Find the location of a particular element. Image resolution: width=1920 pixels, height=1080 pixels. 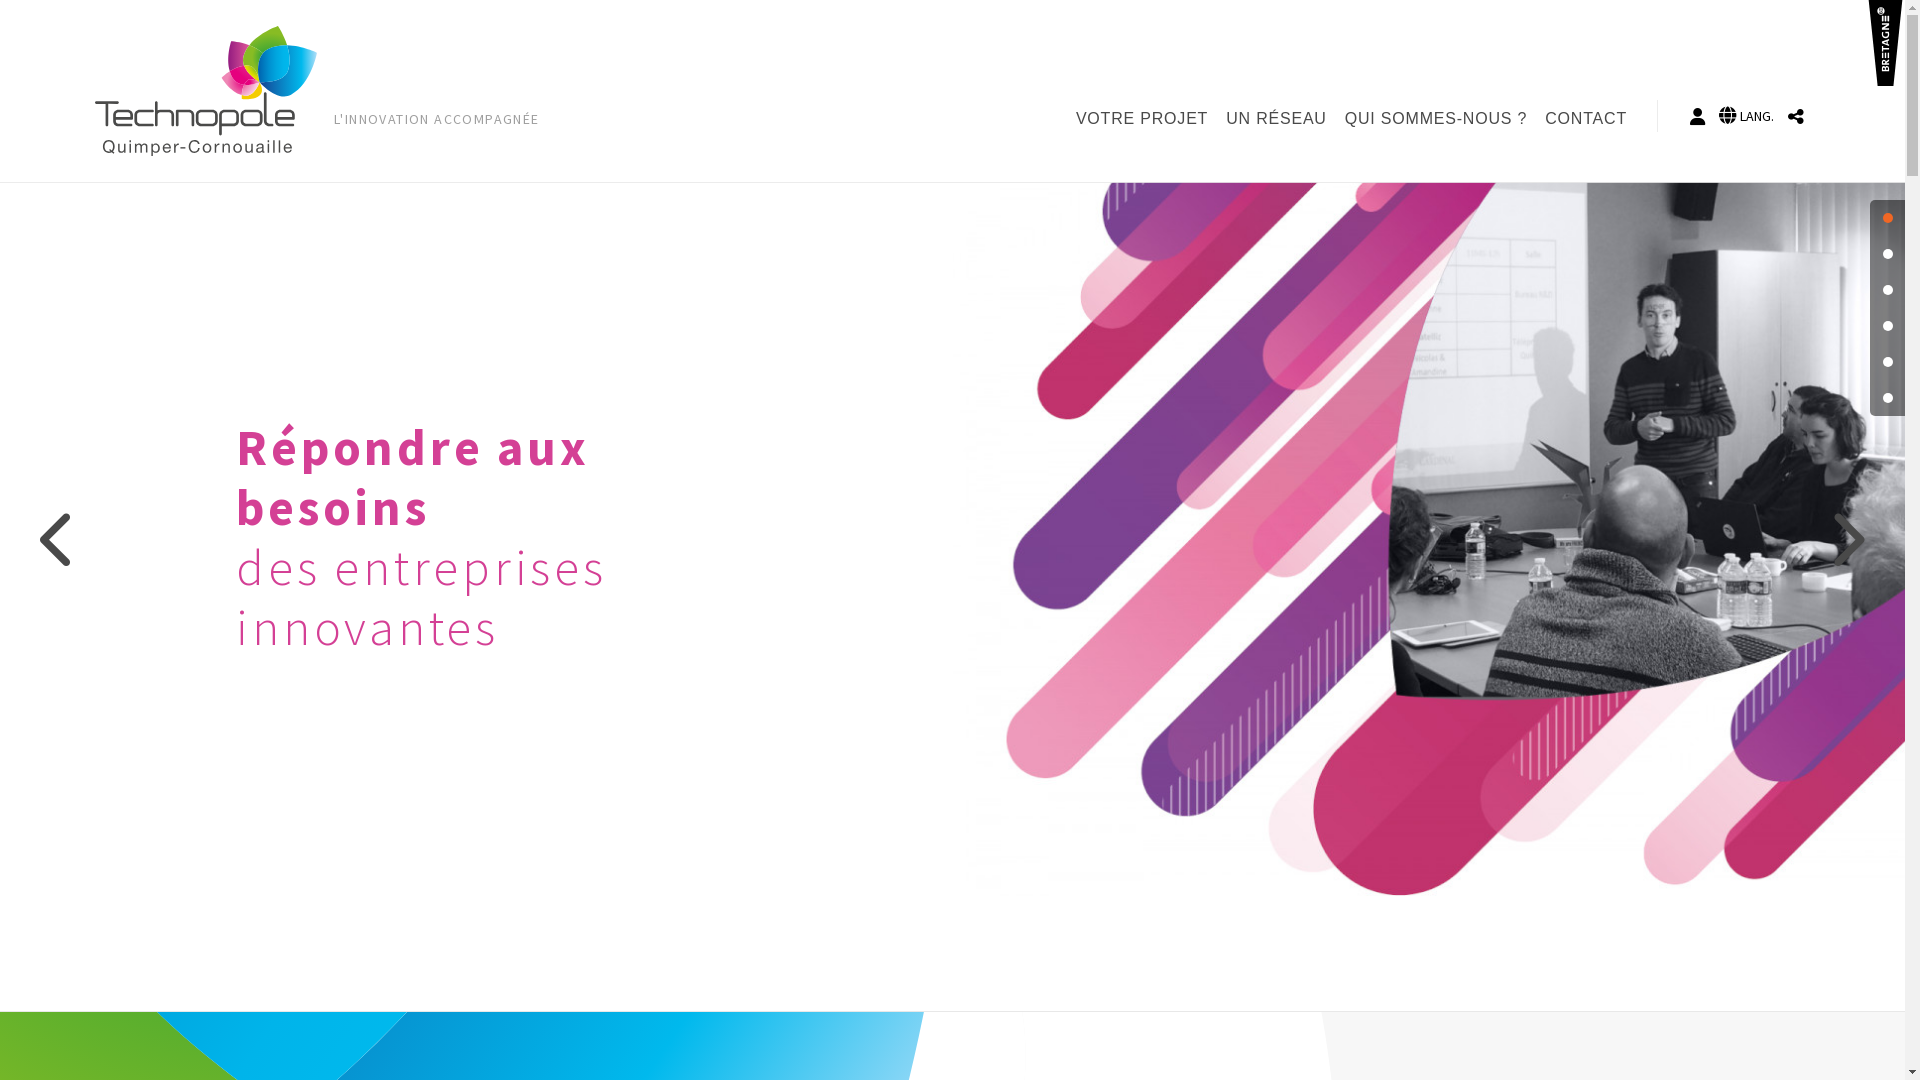

'VOTRE PROJET' is located at coordinates (1146, 119).